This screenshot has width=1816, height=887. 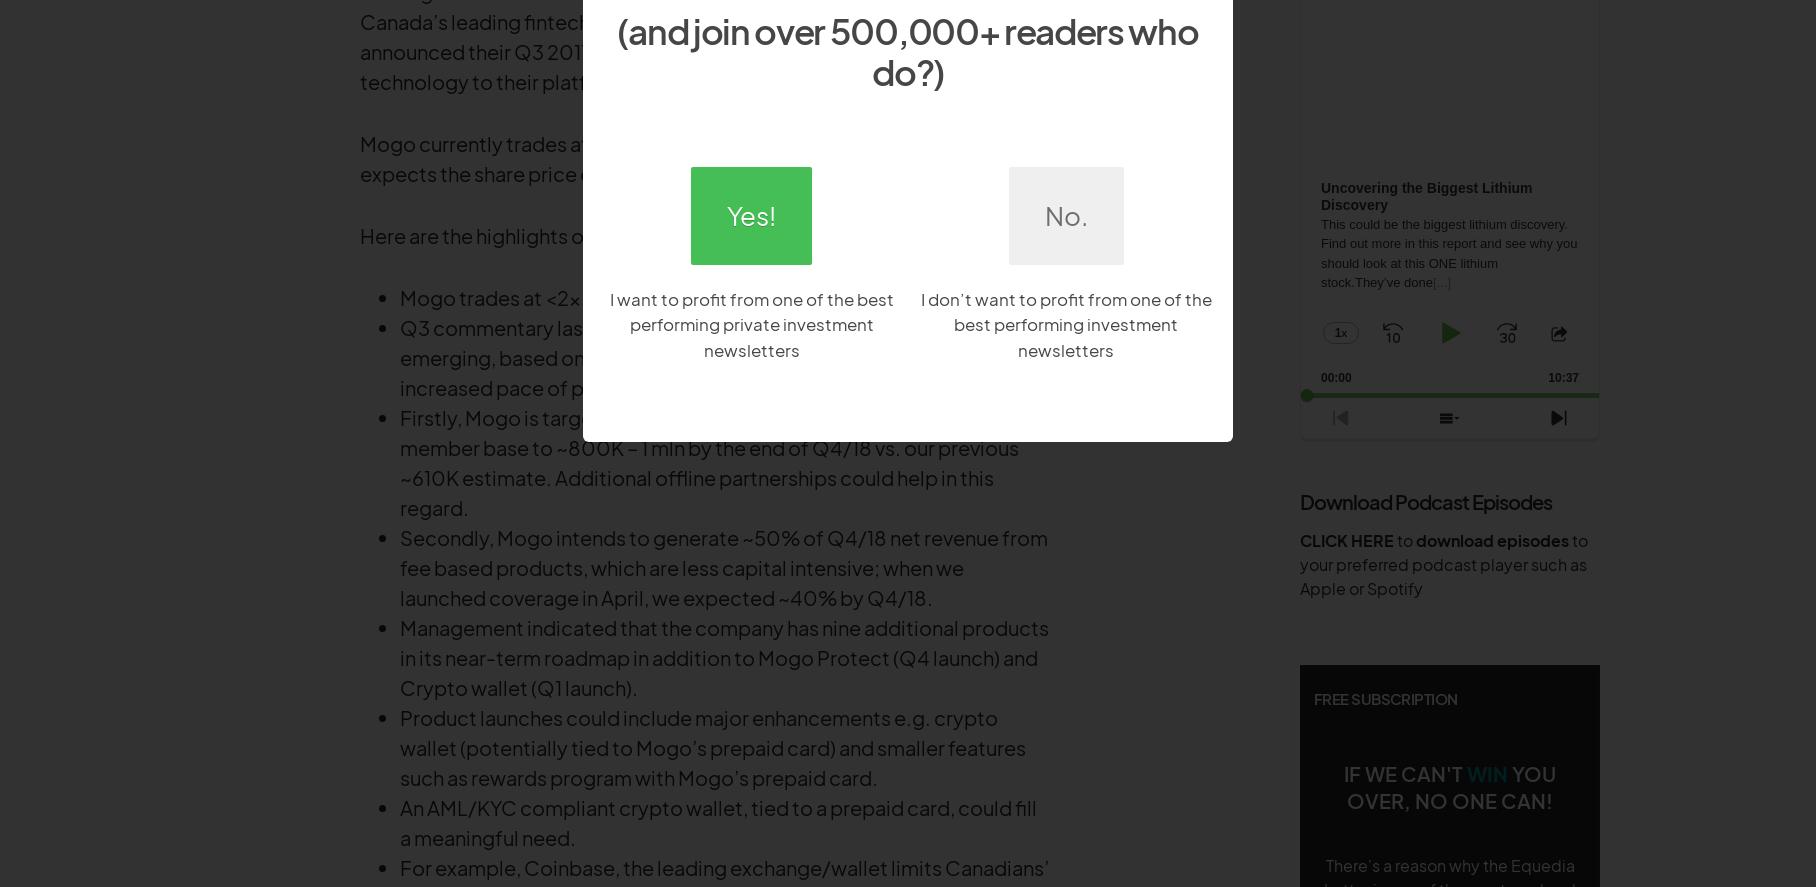 I want to click on 'Mogo currently trades at under $6 per share, which means the analyst expects the share price of Mogo to double.', so click(x=358, y=157).